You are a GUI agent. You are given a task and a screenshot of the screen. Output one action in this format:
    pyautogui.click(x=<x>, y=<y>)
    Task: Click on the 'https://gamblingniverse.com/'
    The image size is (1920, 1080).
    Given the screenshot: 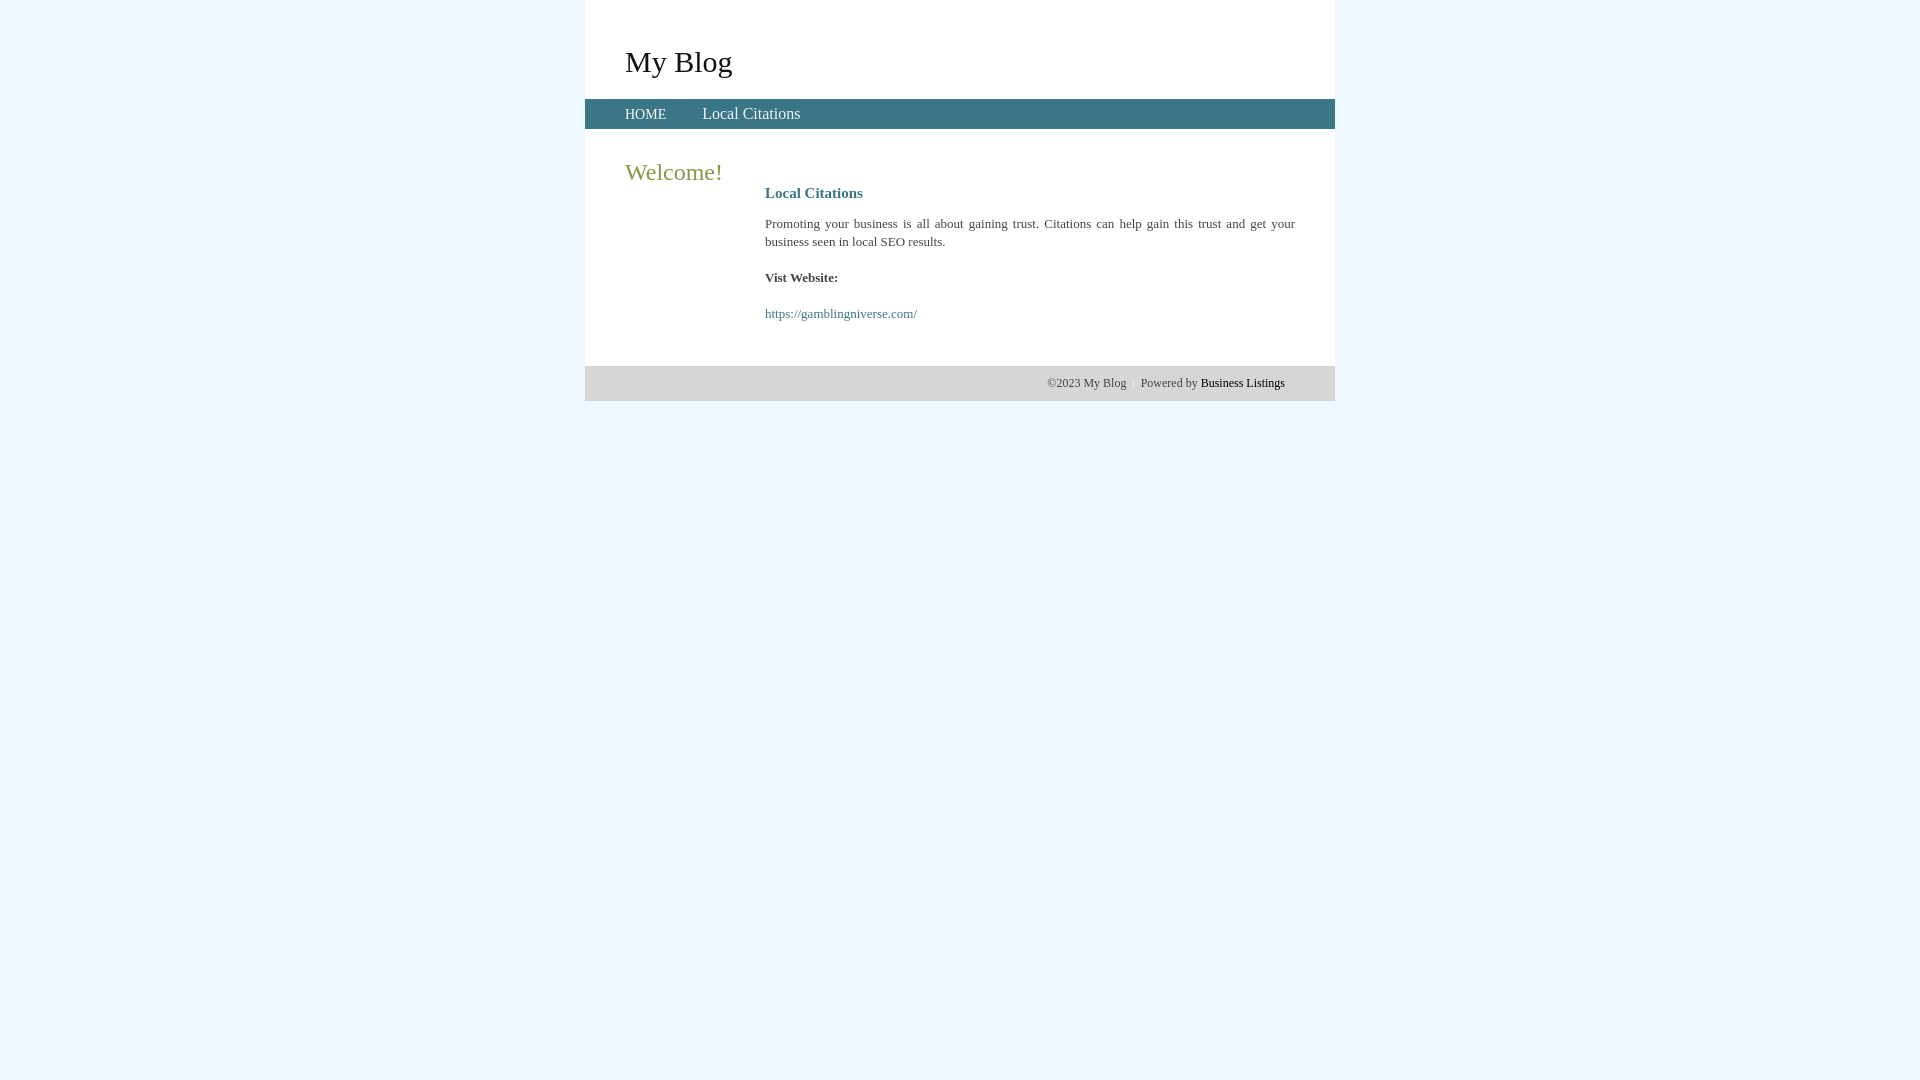 What is the action you would take?
    pyautogui.click(x=840, y=313)
    